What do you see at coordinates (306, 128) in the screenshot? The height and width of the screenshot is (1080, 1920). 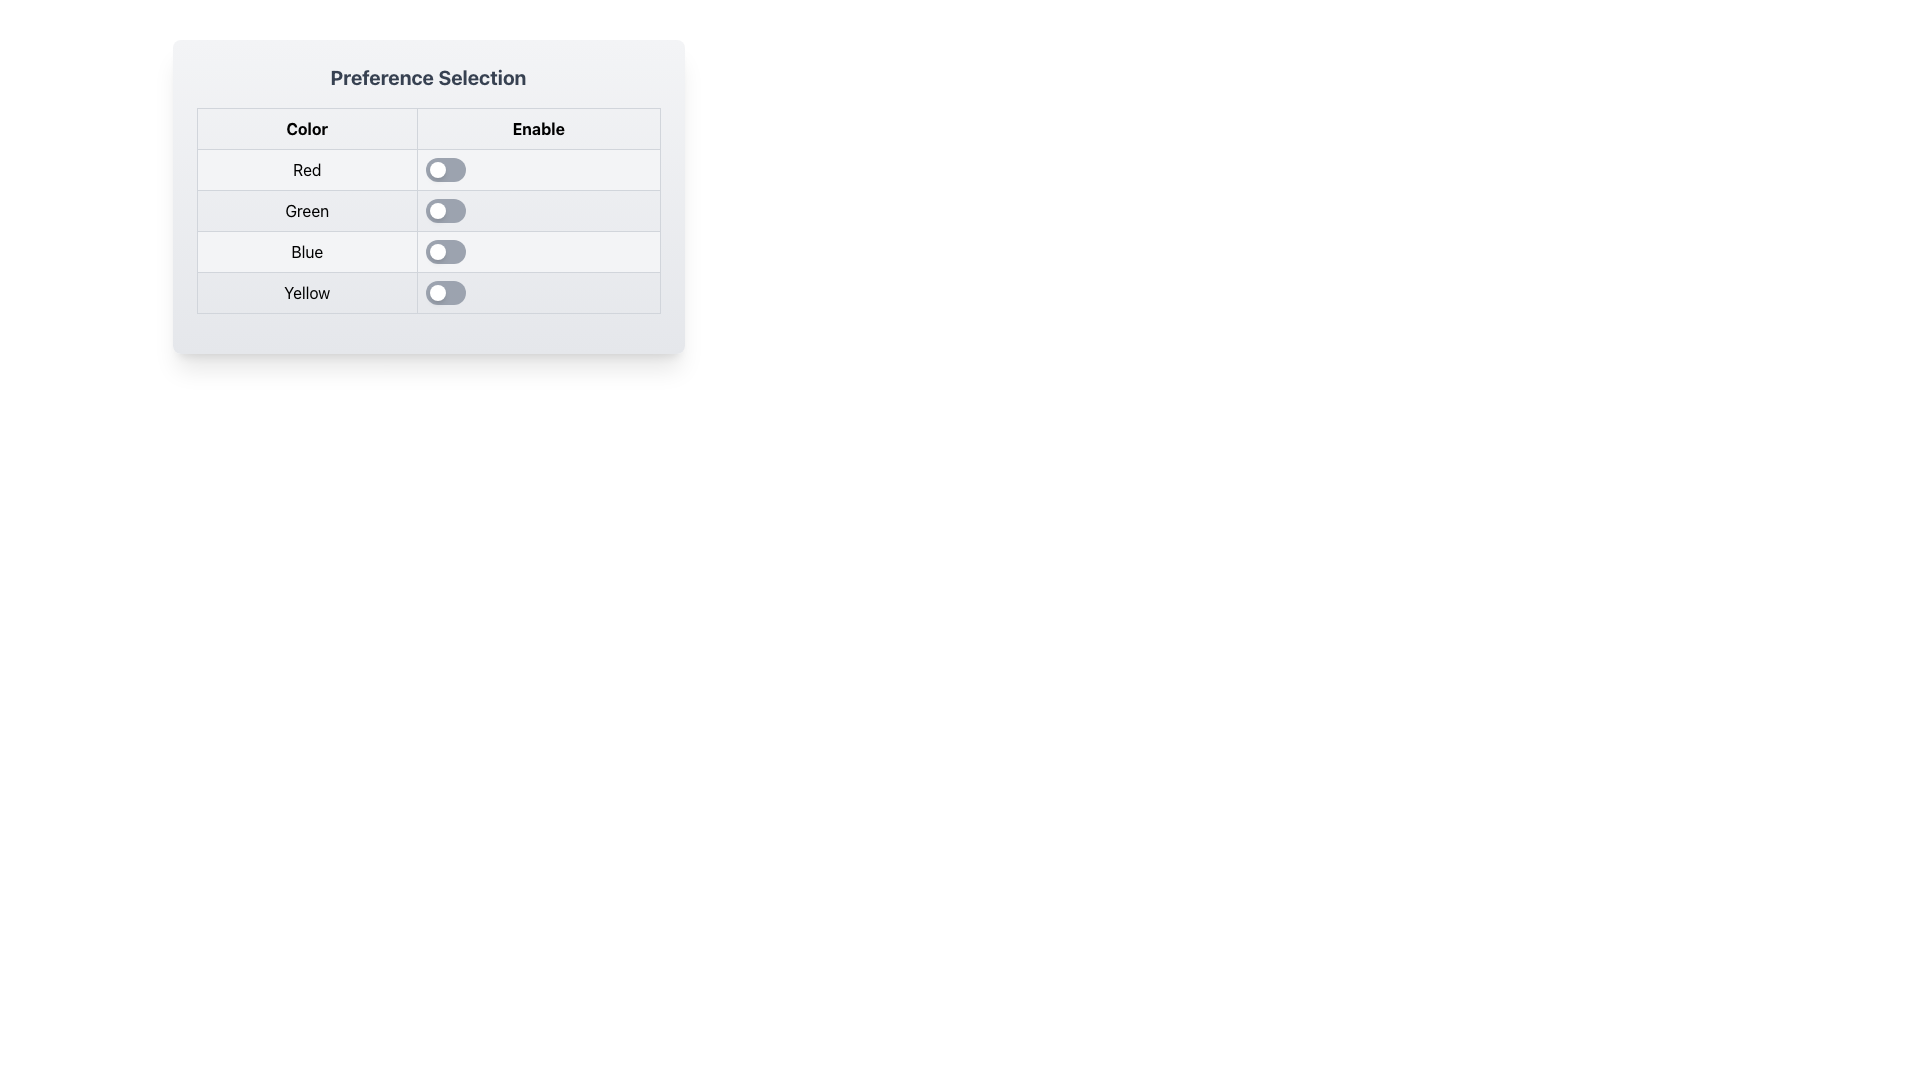 I see `the column header label for color-related options positioned in the top-left cell of the table layout` at bounding box center [306, 128].